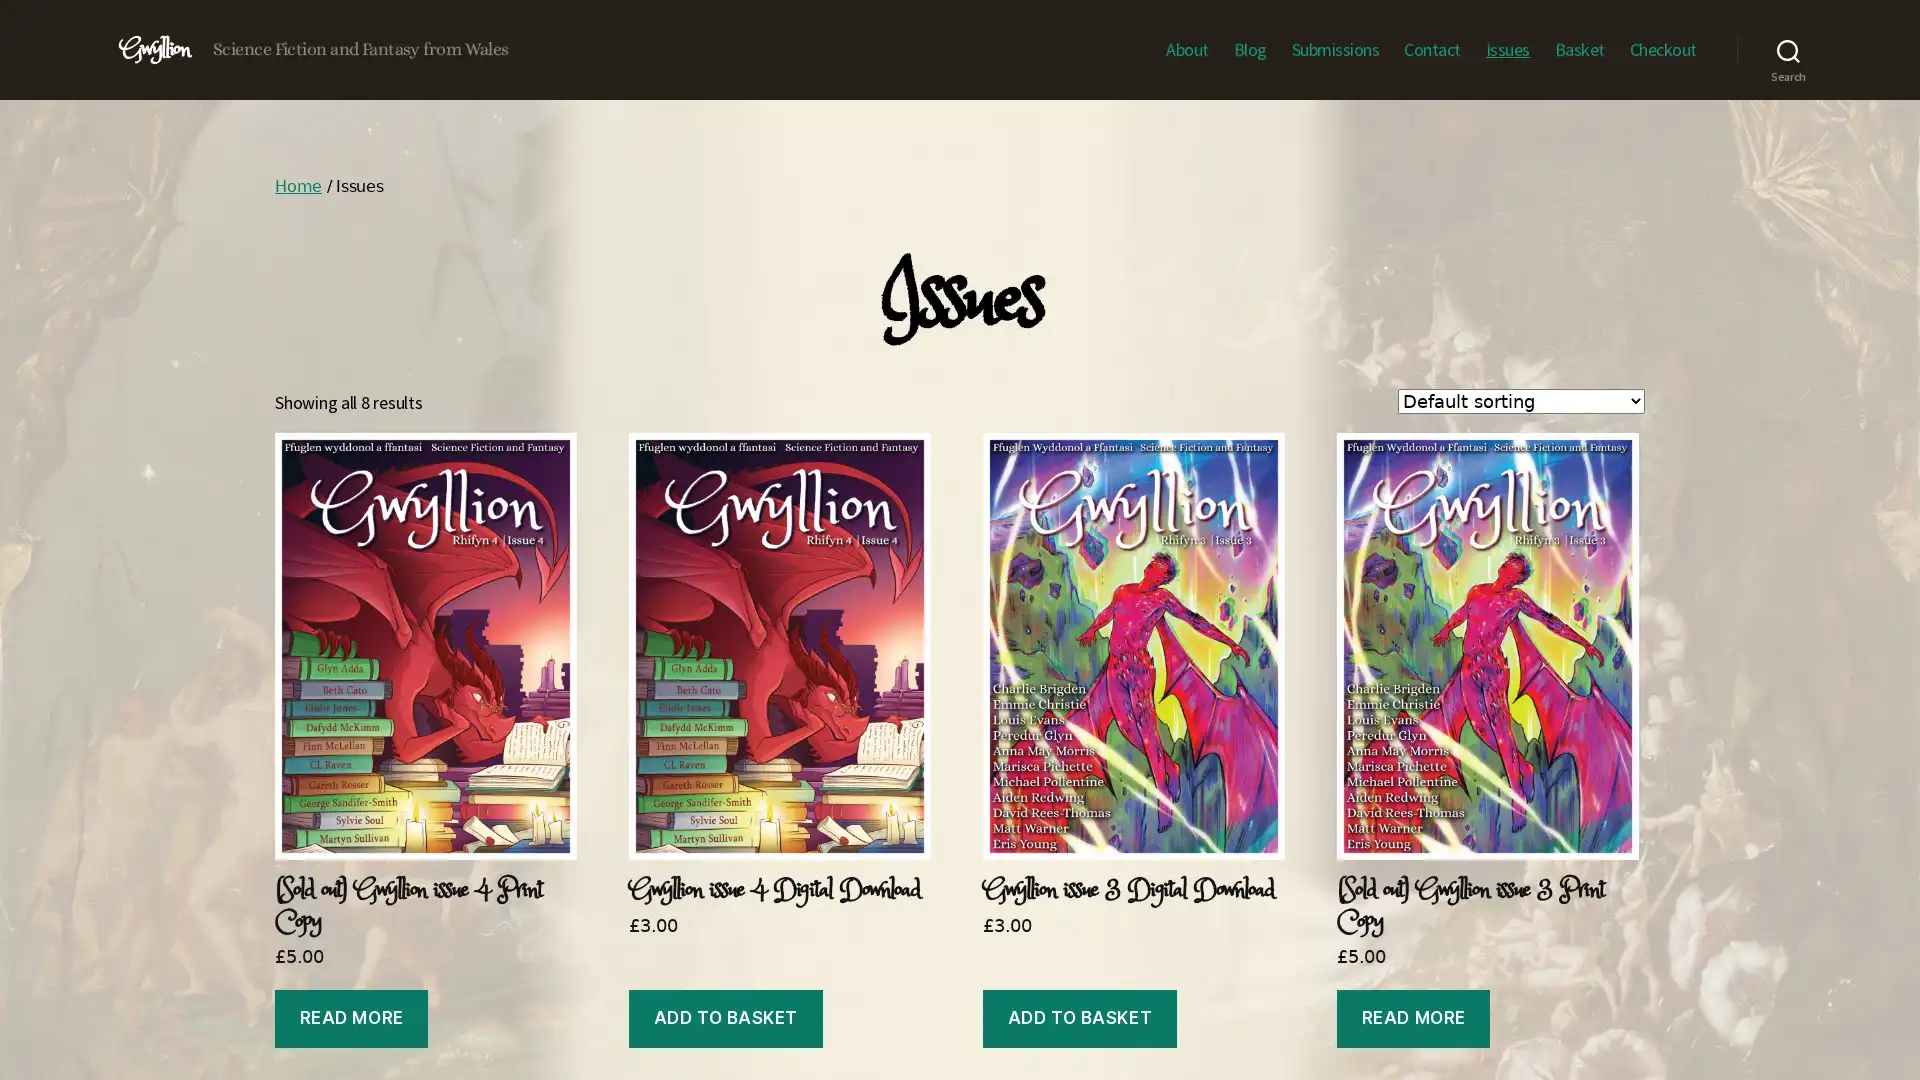  Describe the element at coordinates (1788, 49) in the screenshot. I see `Search` at that location.